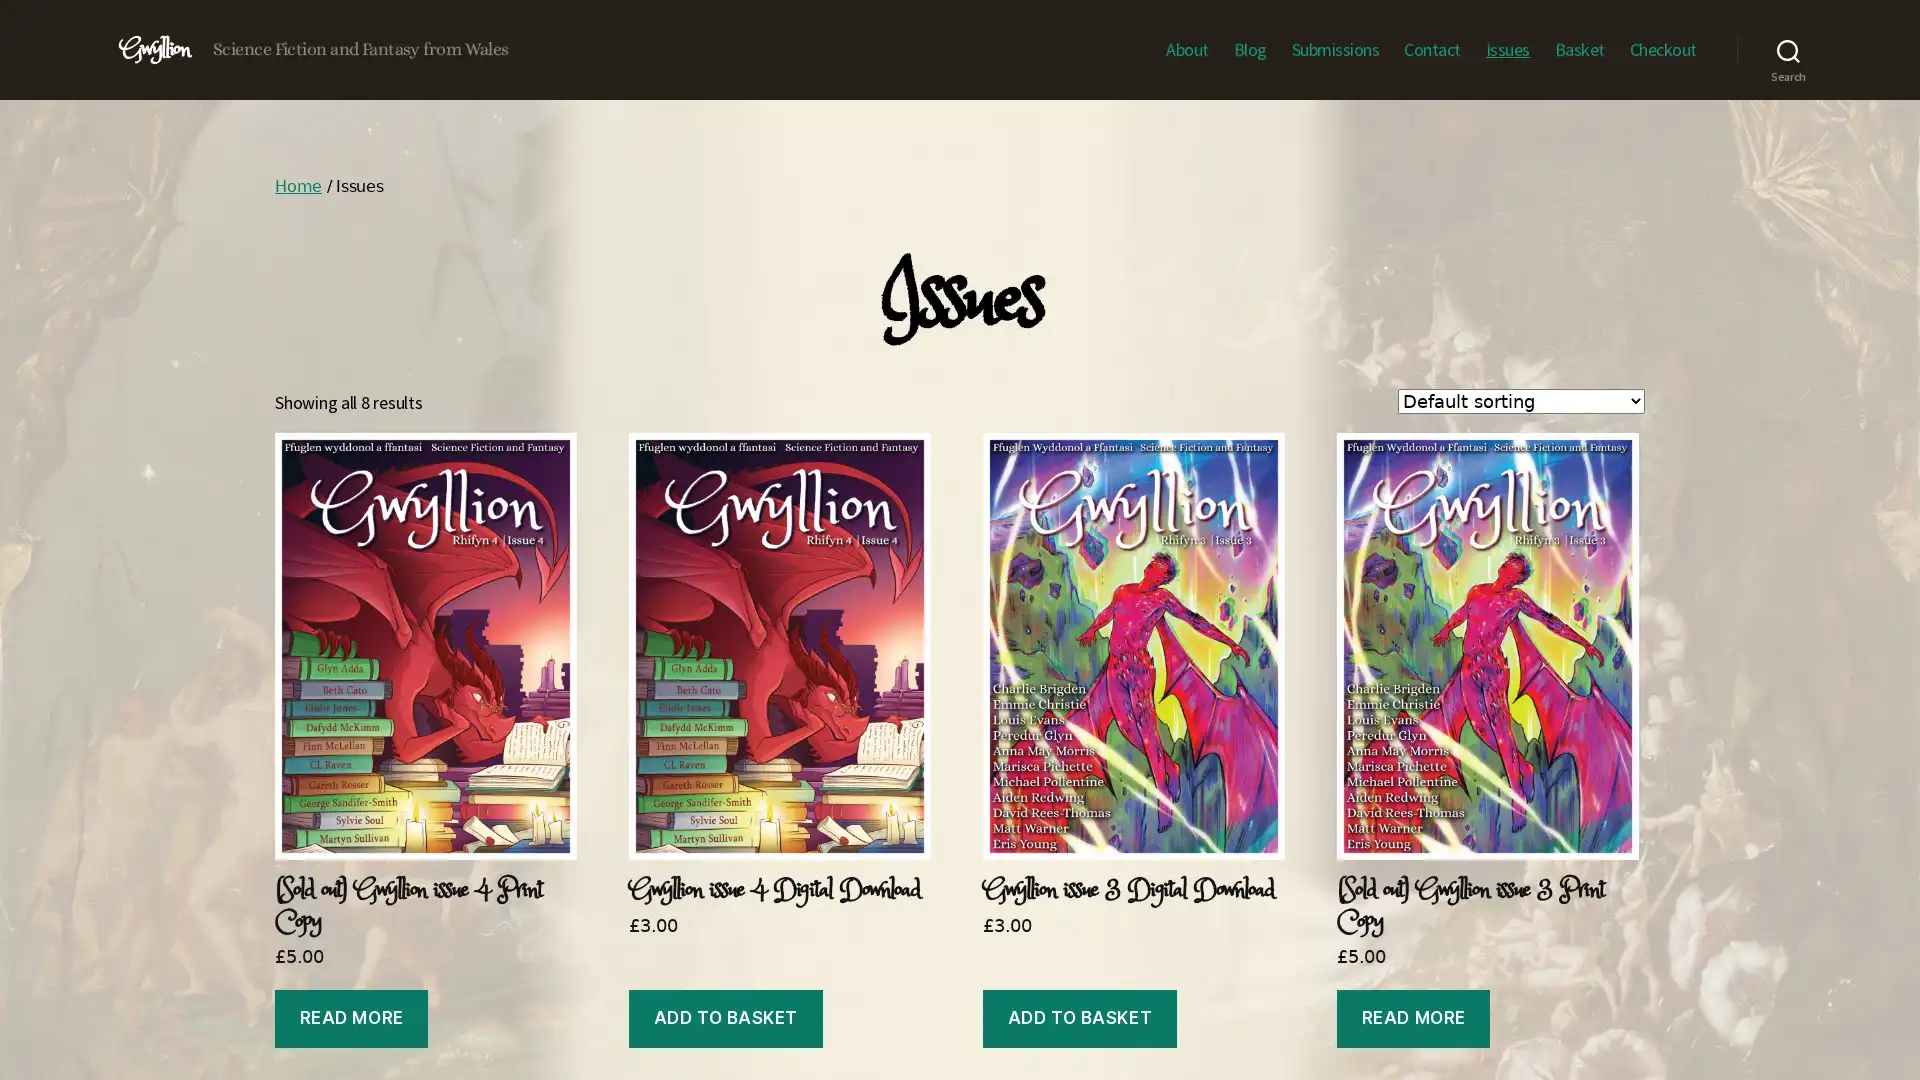  Describe the element at coordinates (1788, 49) in the screenshot. I see `Search` at that location.